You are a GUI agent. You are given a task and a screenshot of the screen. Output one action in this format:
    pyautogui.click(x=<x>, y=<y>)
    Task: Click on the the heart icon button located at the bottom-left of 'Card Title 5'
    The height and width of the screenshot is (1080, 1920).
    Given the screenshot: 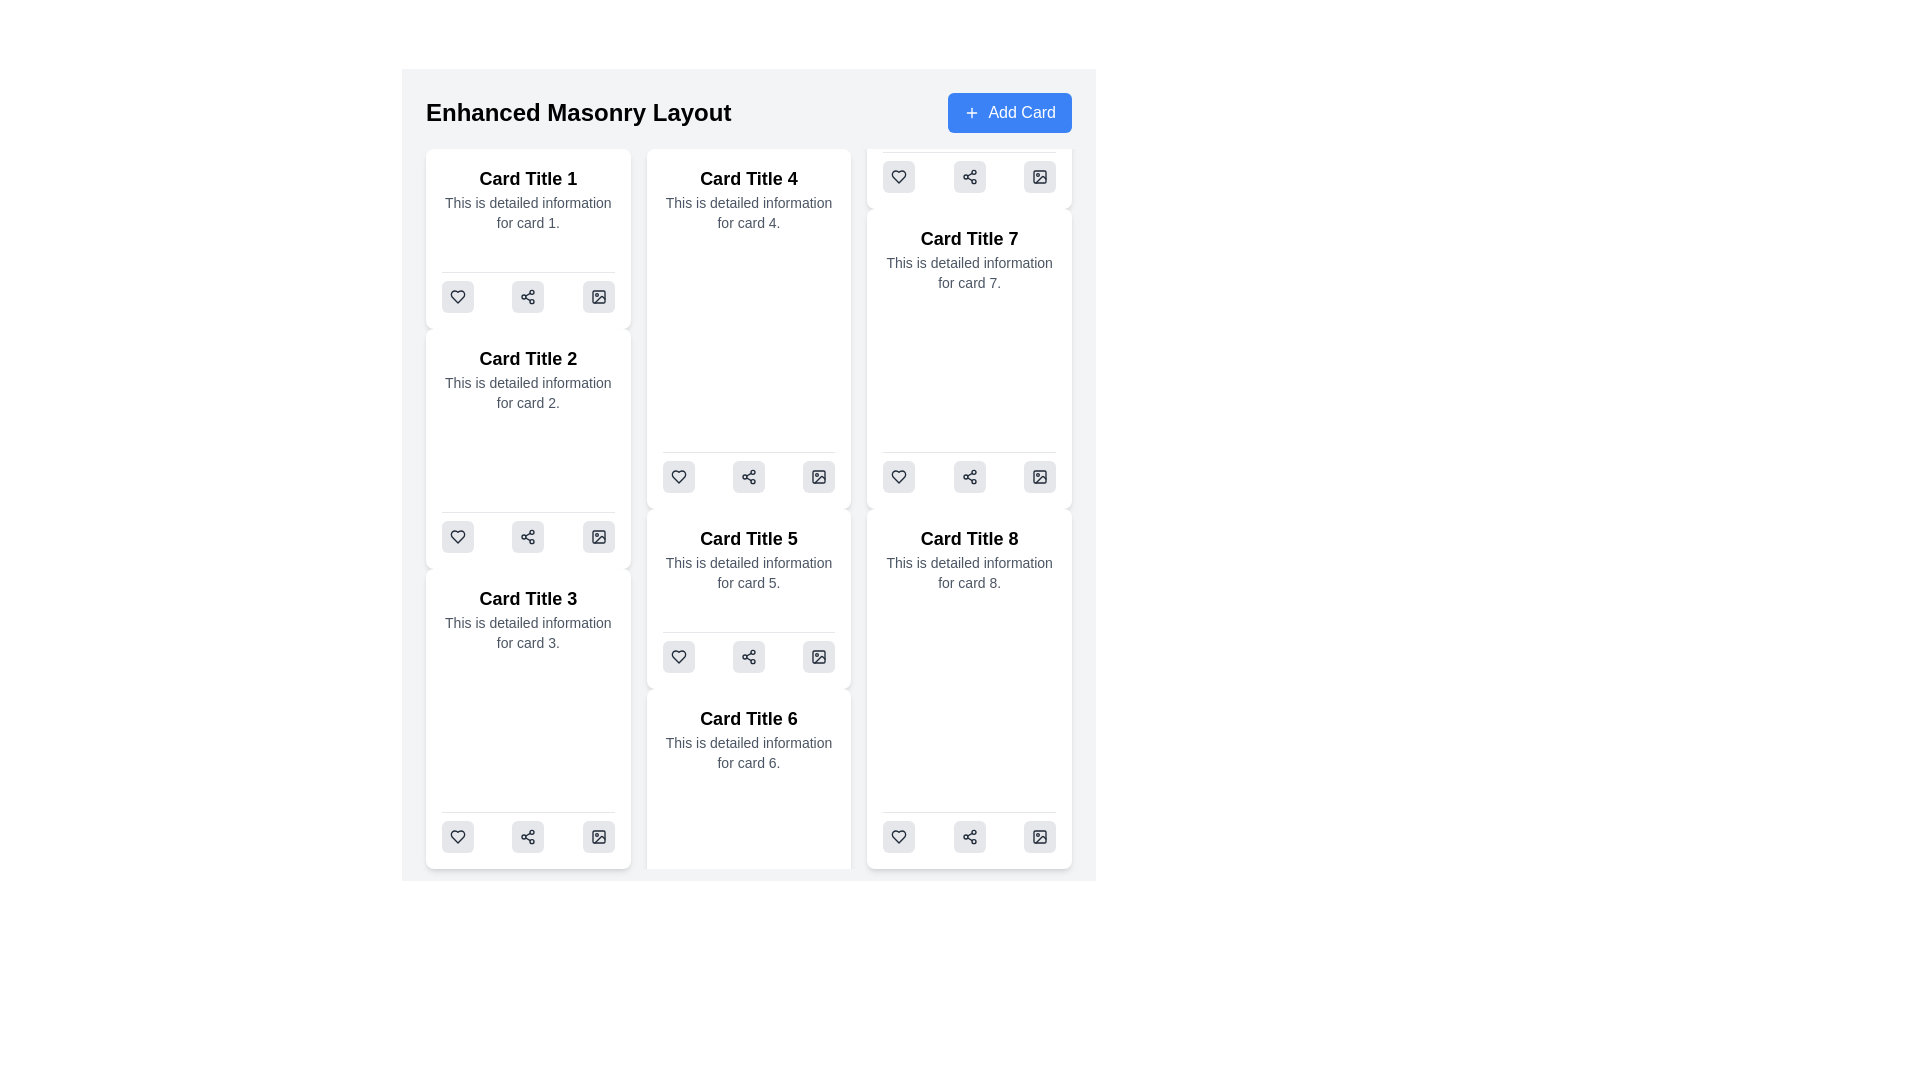 What is the action you would take?
    pyautogui.click(x=678, y=656)
    